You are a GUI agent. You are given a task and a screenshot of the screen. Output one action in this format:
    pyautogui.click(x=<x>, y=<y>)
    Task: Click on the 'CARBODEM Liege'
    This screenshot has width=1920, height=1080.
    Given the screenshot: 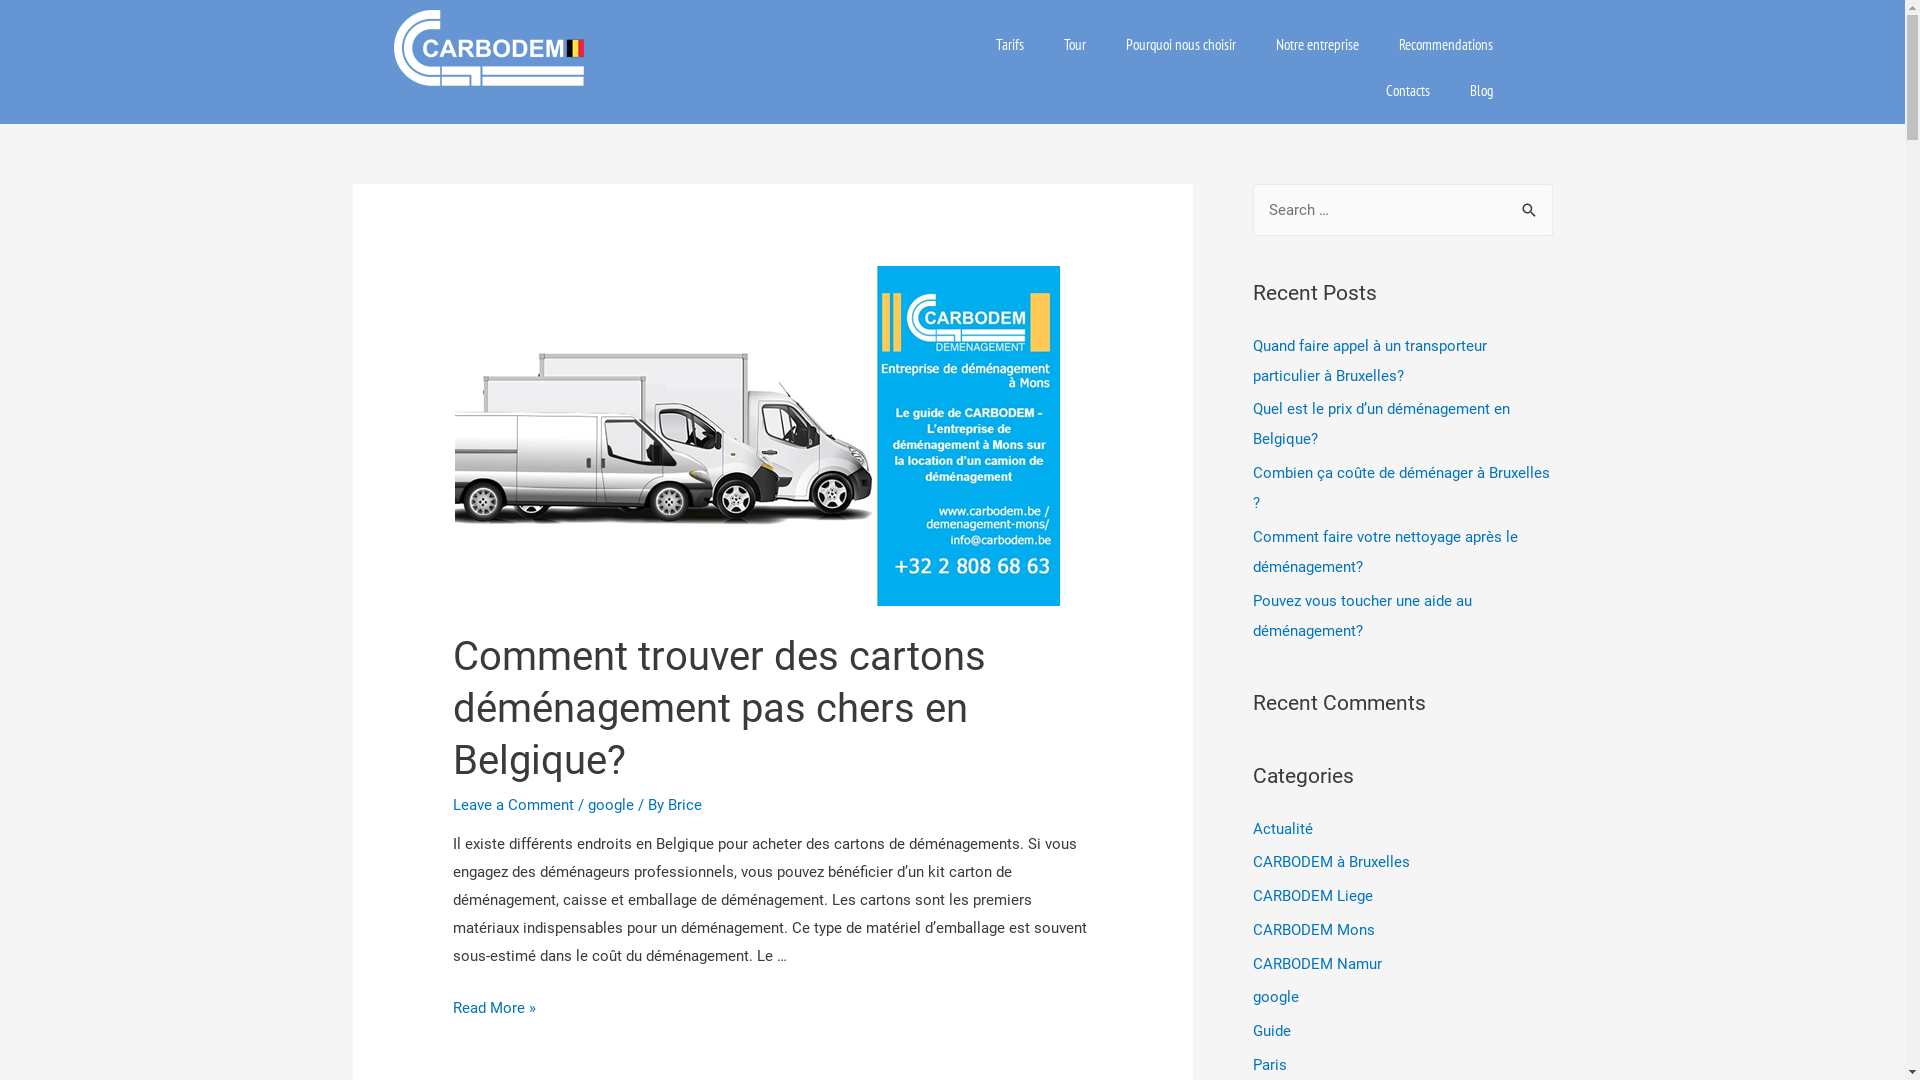 What is the action you would take?
    pyautogui.click(x=1311, y=894)
    